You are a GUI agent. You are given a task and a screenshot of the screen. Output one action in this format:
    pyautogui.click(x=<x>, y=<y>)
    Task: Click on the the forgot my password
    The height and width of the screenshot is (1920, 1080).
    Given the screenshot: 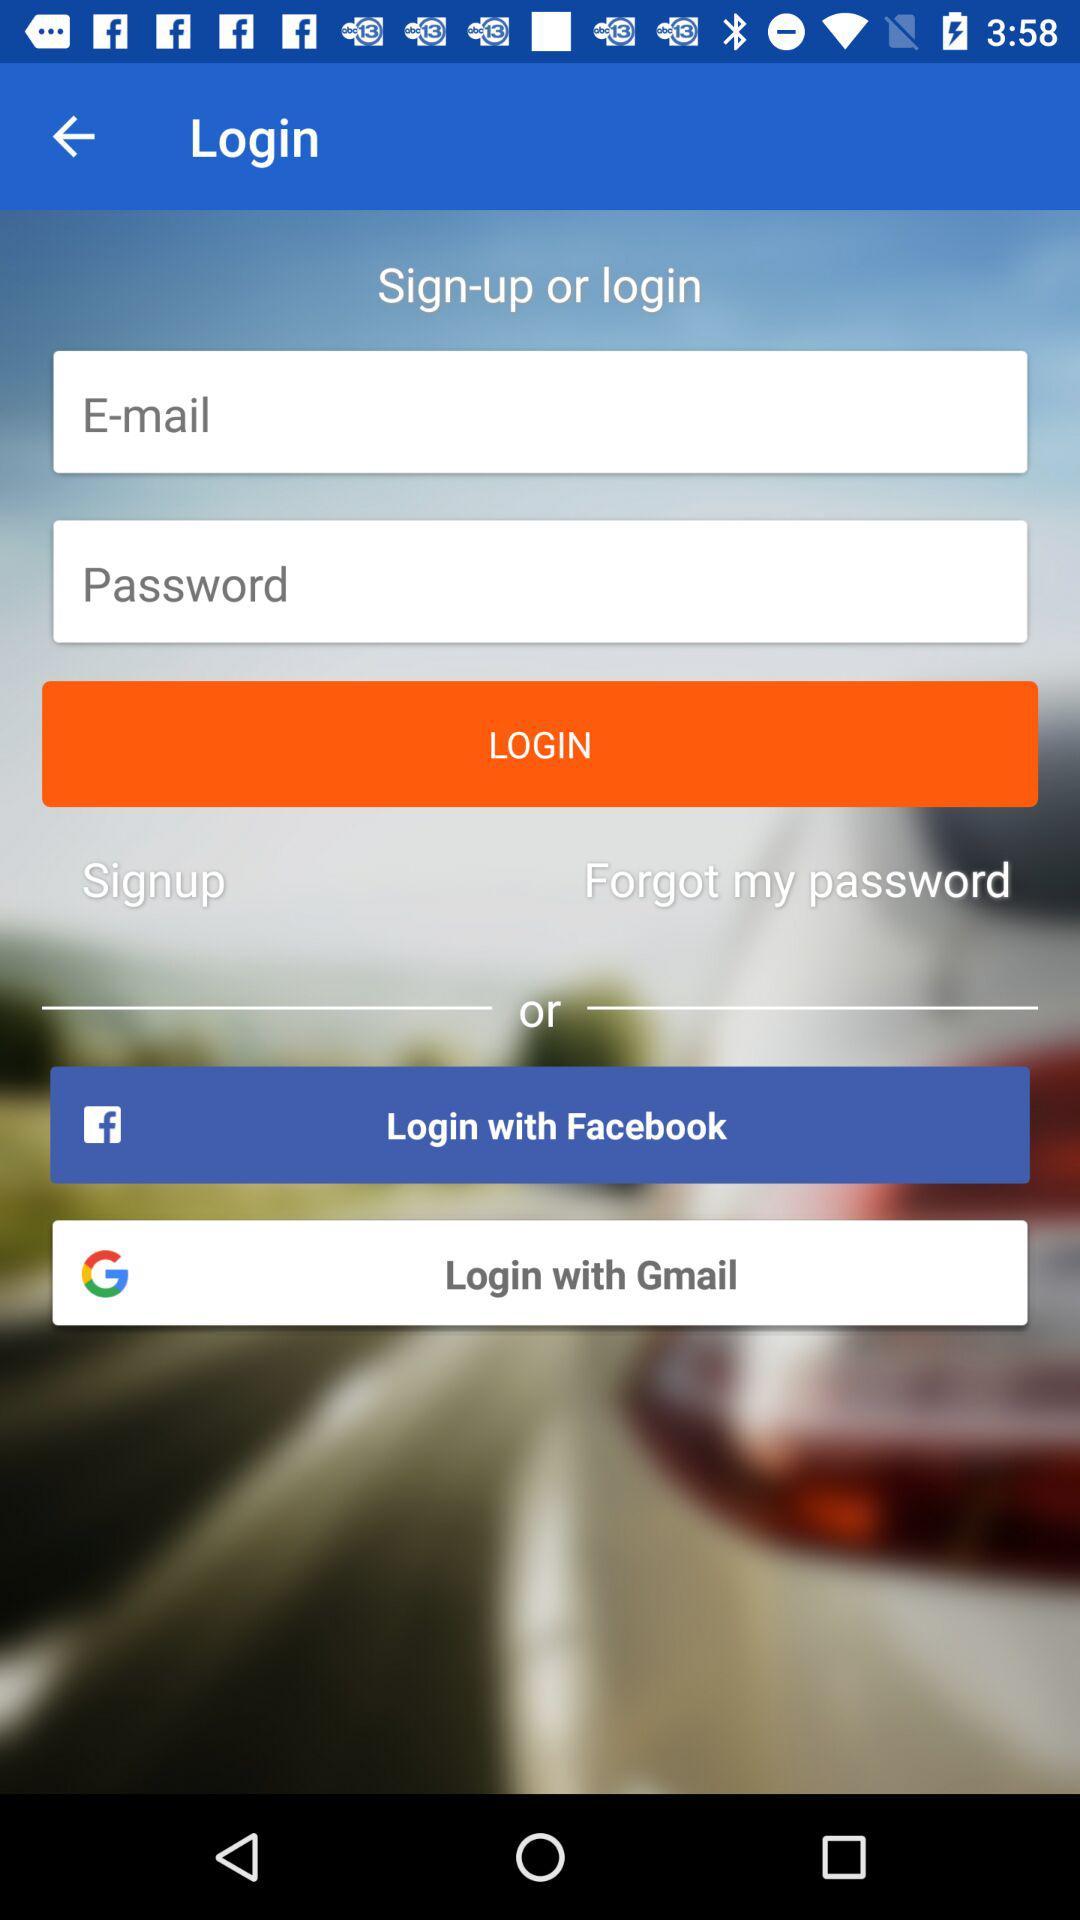 What is the action you would take?
    pyautogui.click(x=796, y=878)
    